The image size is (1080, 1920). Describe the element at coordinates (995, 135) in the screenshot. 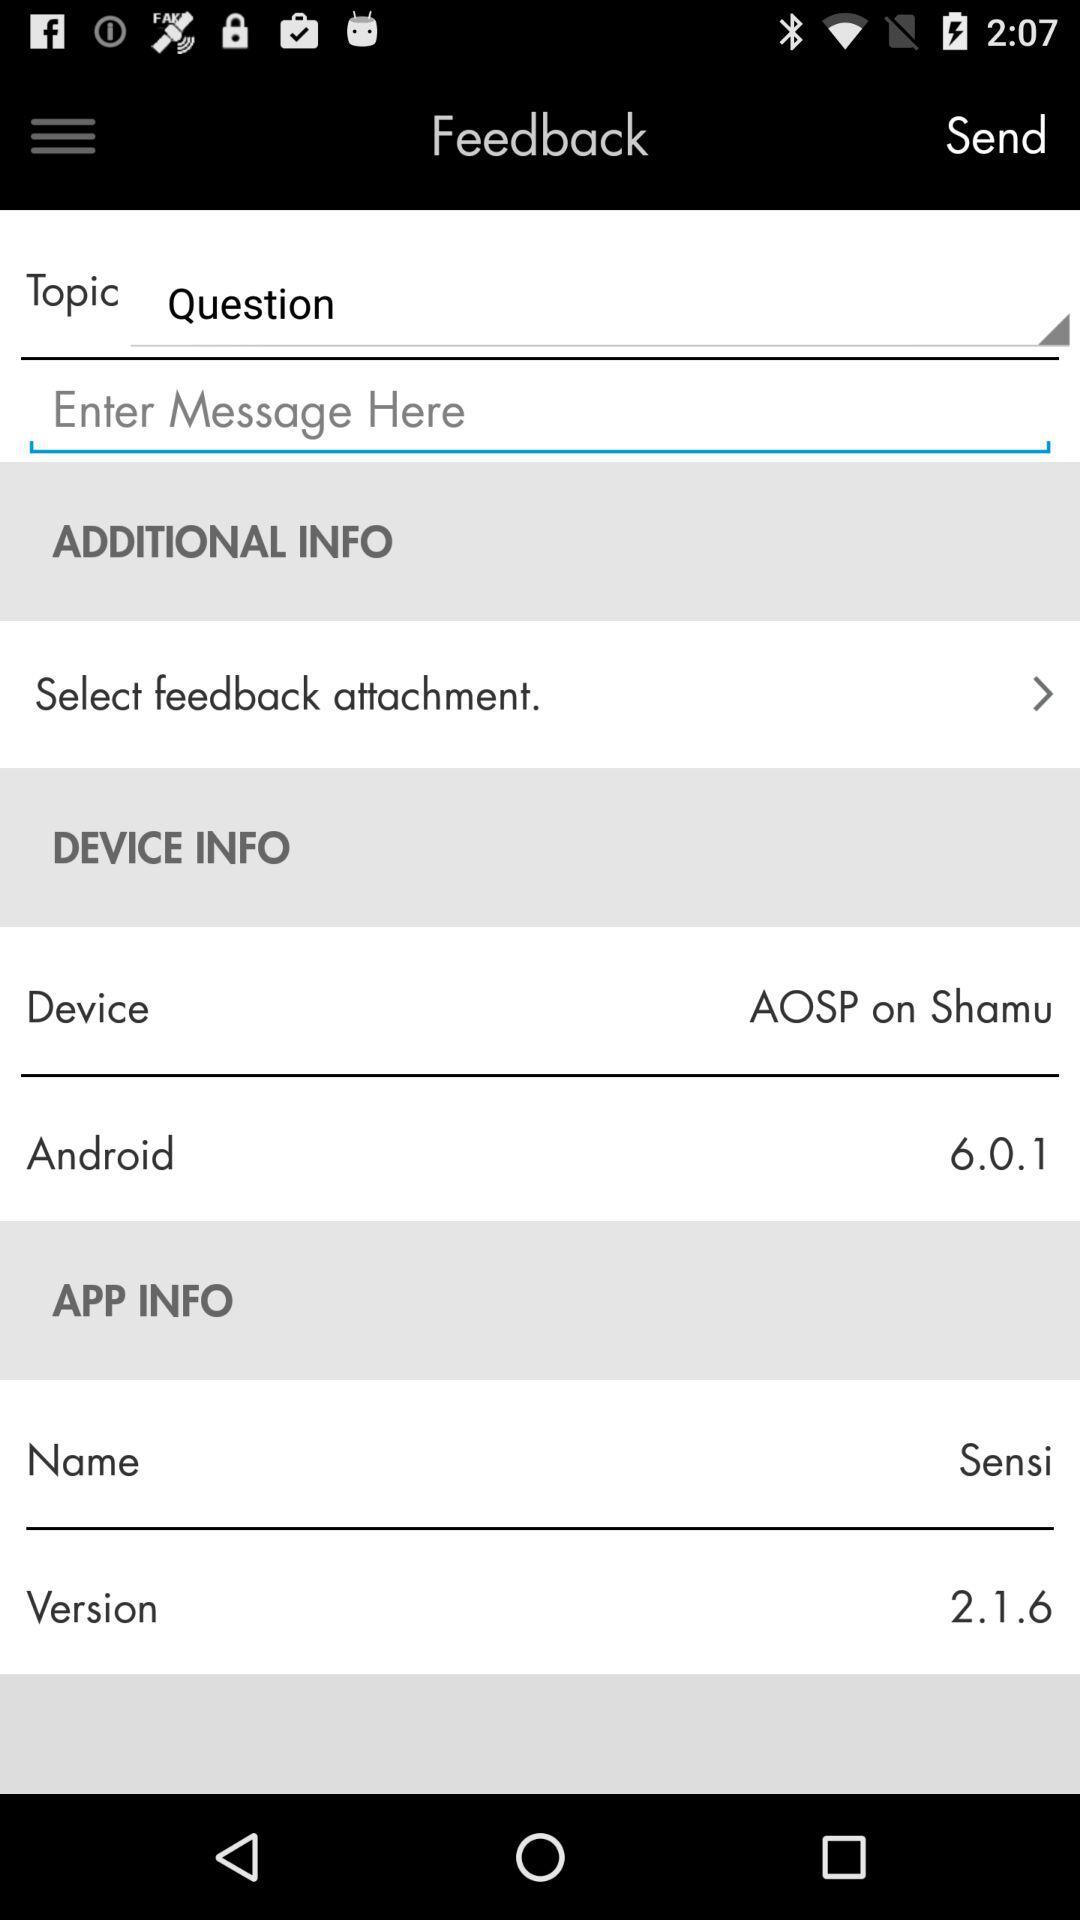

I see `the item at the top right corner` at that location.